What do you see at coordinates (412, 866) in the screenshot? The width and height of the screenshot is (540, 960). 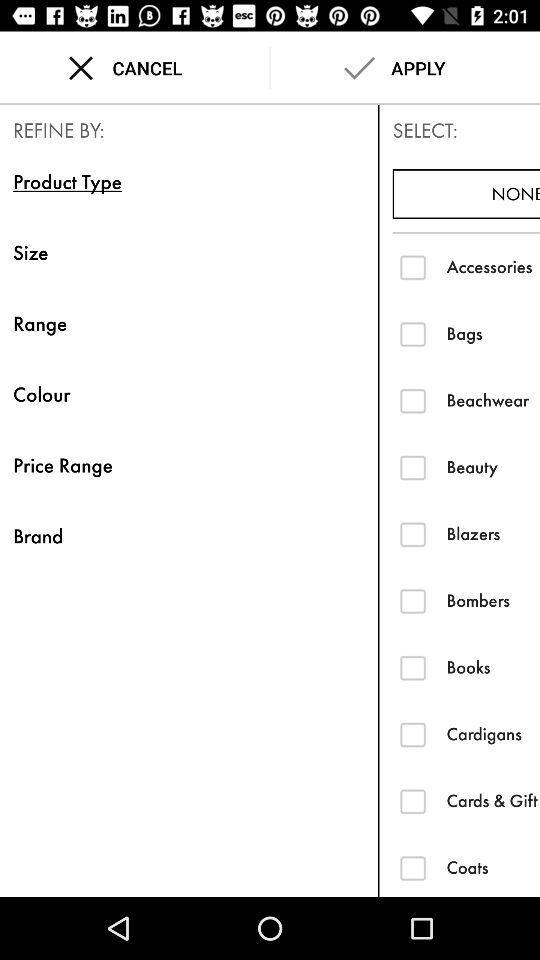 I see `coats setting` at bounding box center [412, 866].